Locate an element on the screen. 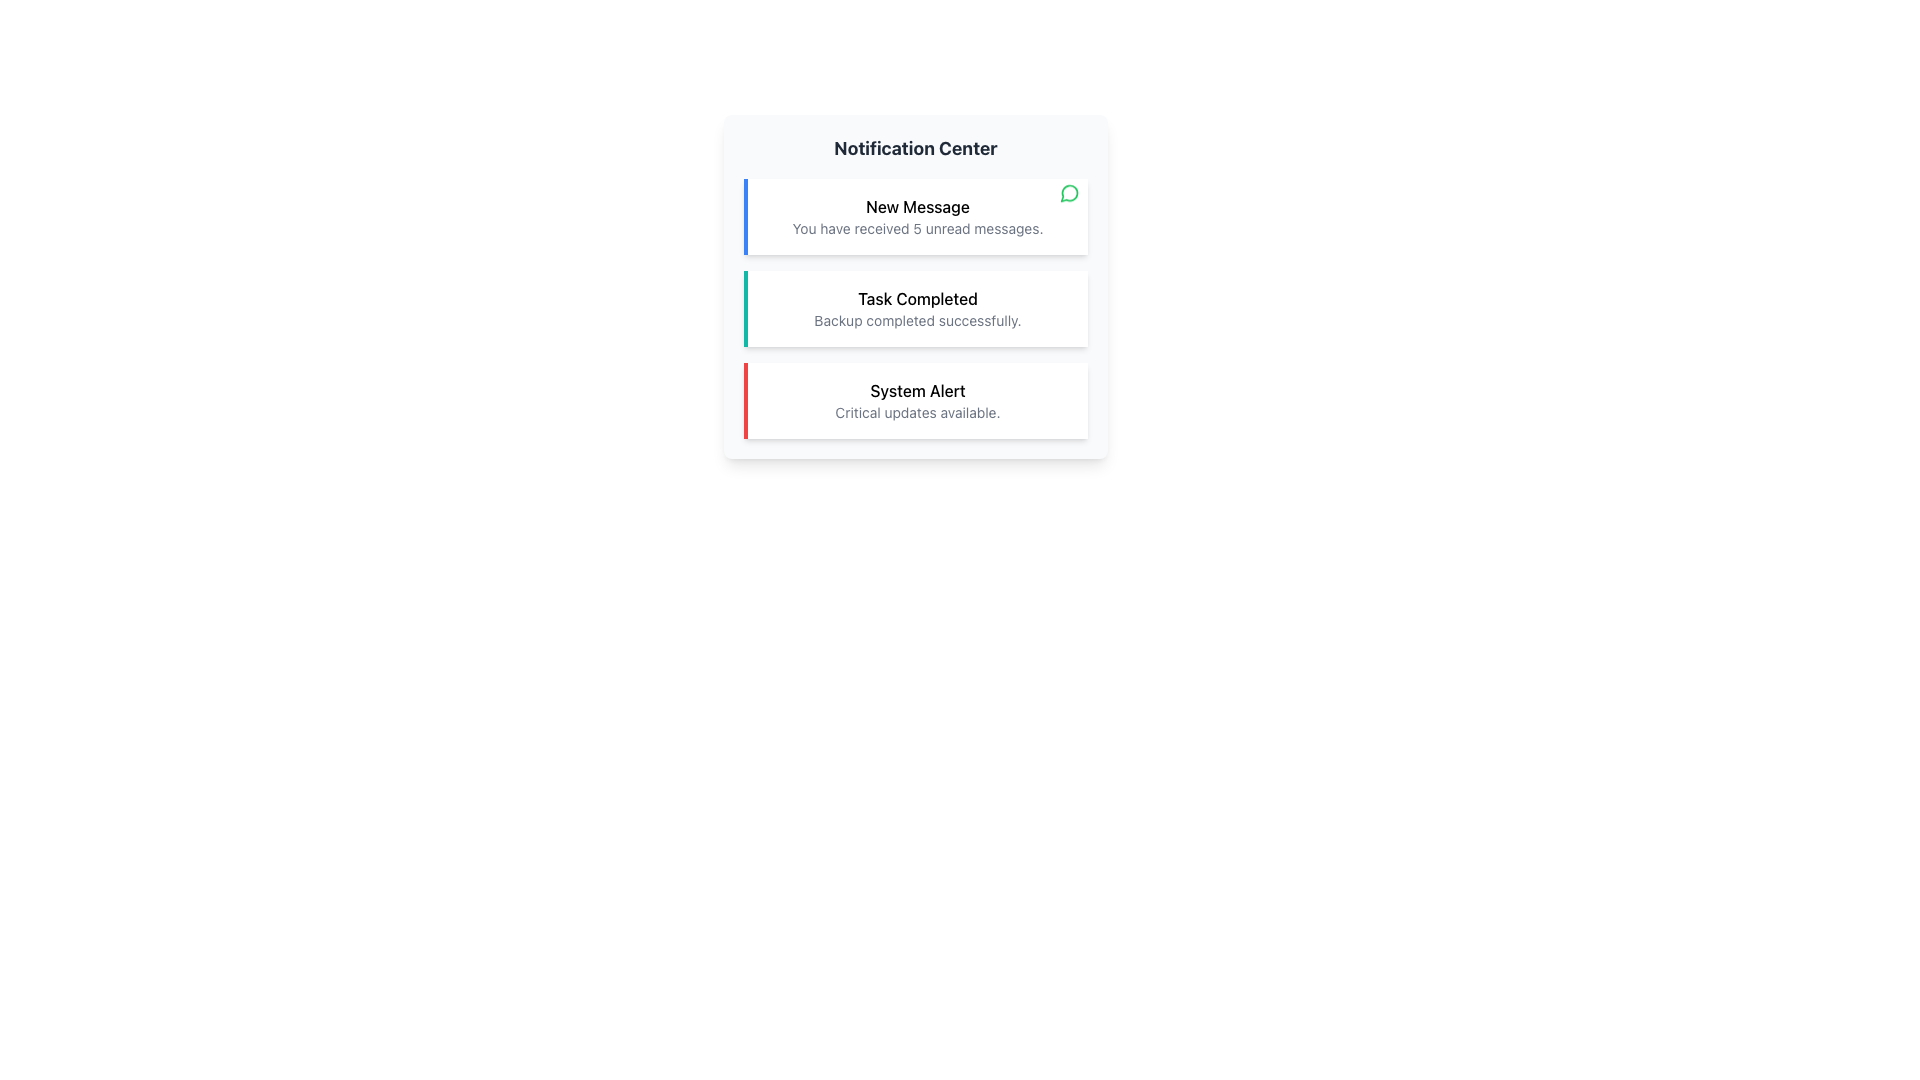  the first notification card in the notification center to read the details of the five unread messages is located at coordinates (915, 216).